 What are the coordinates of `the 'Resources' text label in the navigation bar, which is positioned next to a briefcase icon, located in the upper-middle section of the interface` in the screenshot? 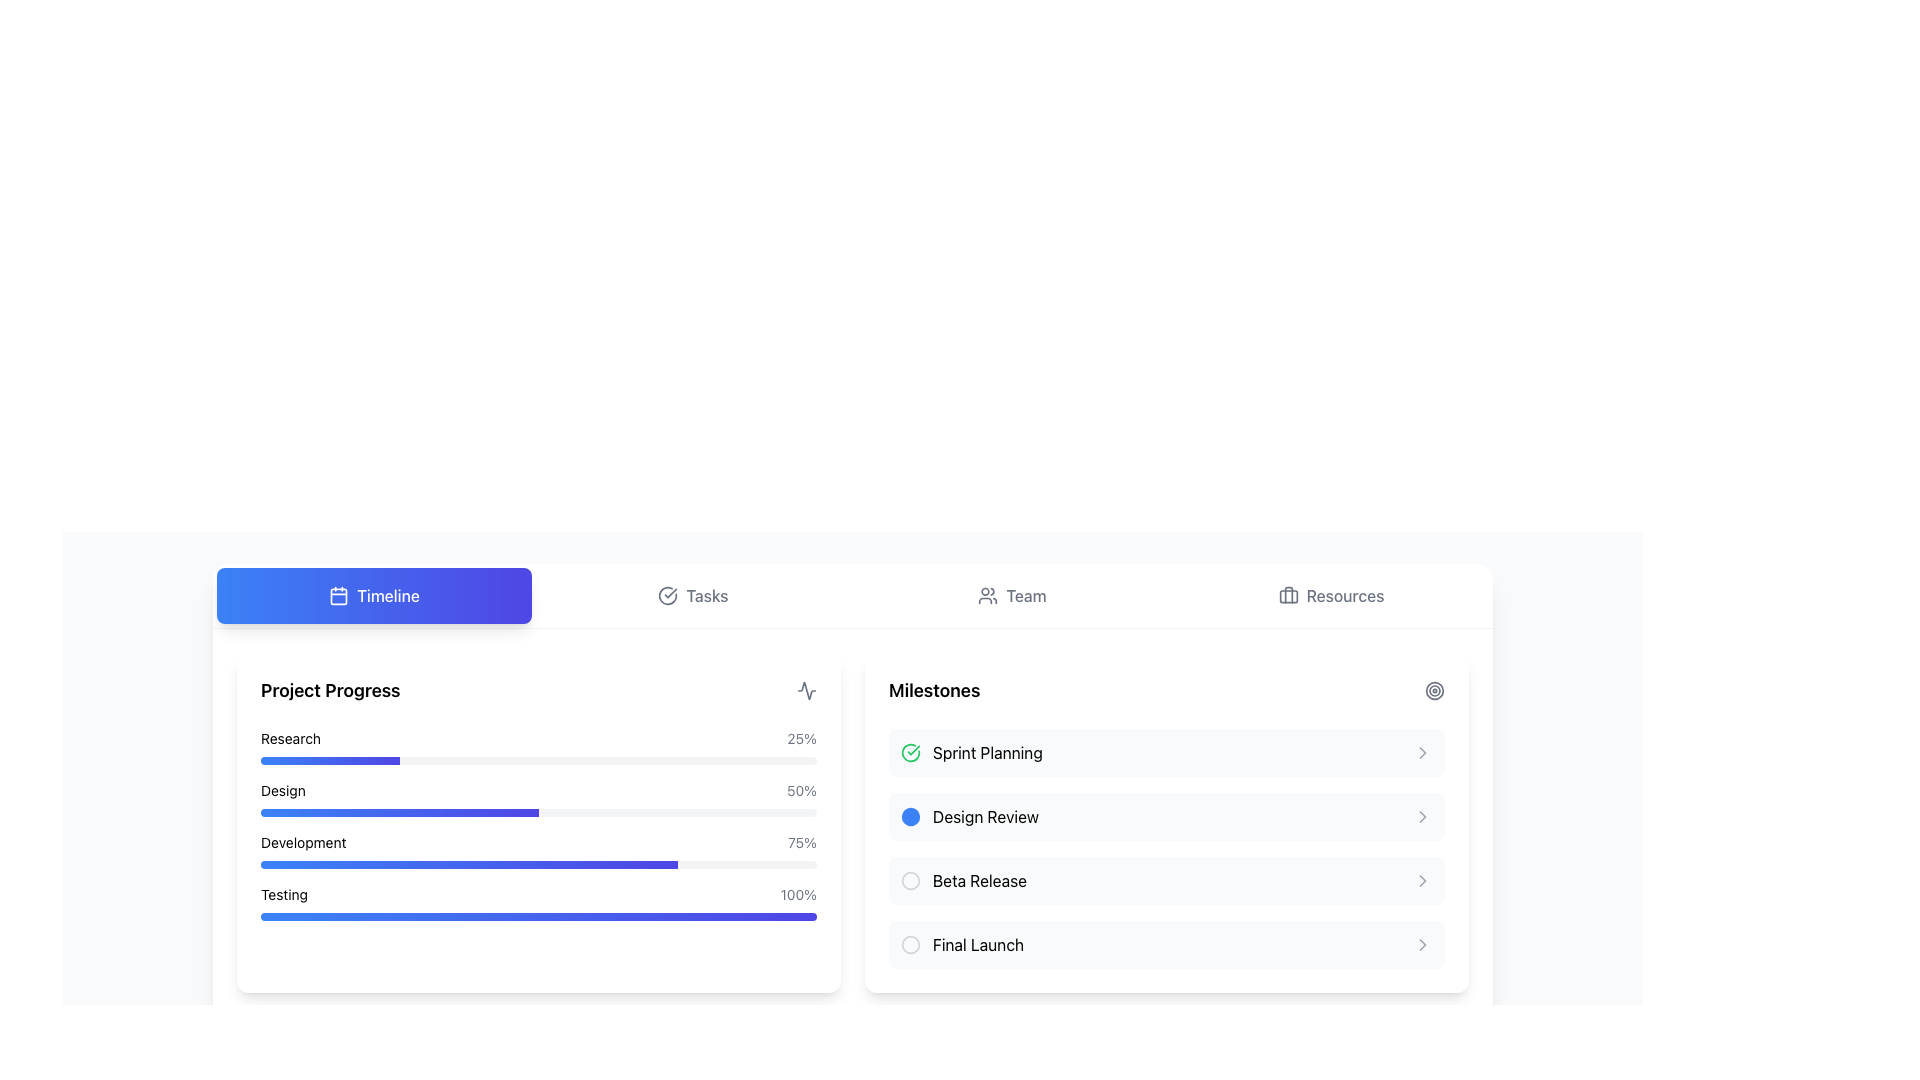 It's located at (1345, 595).